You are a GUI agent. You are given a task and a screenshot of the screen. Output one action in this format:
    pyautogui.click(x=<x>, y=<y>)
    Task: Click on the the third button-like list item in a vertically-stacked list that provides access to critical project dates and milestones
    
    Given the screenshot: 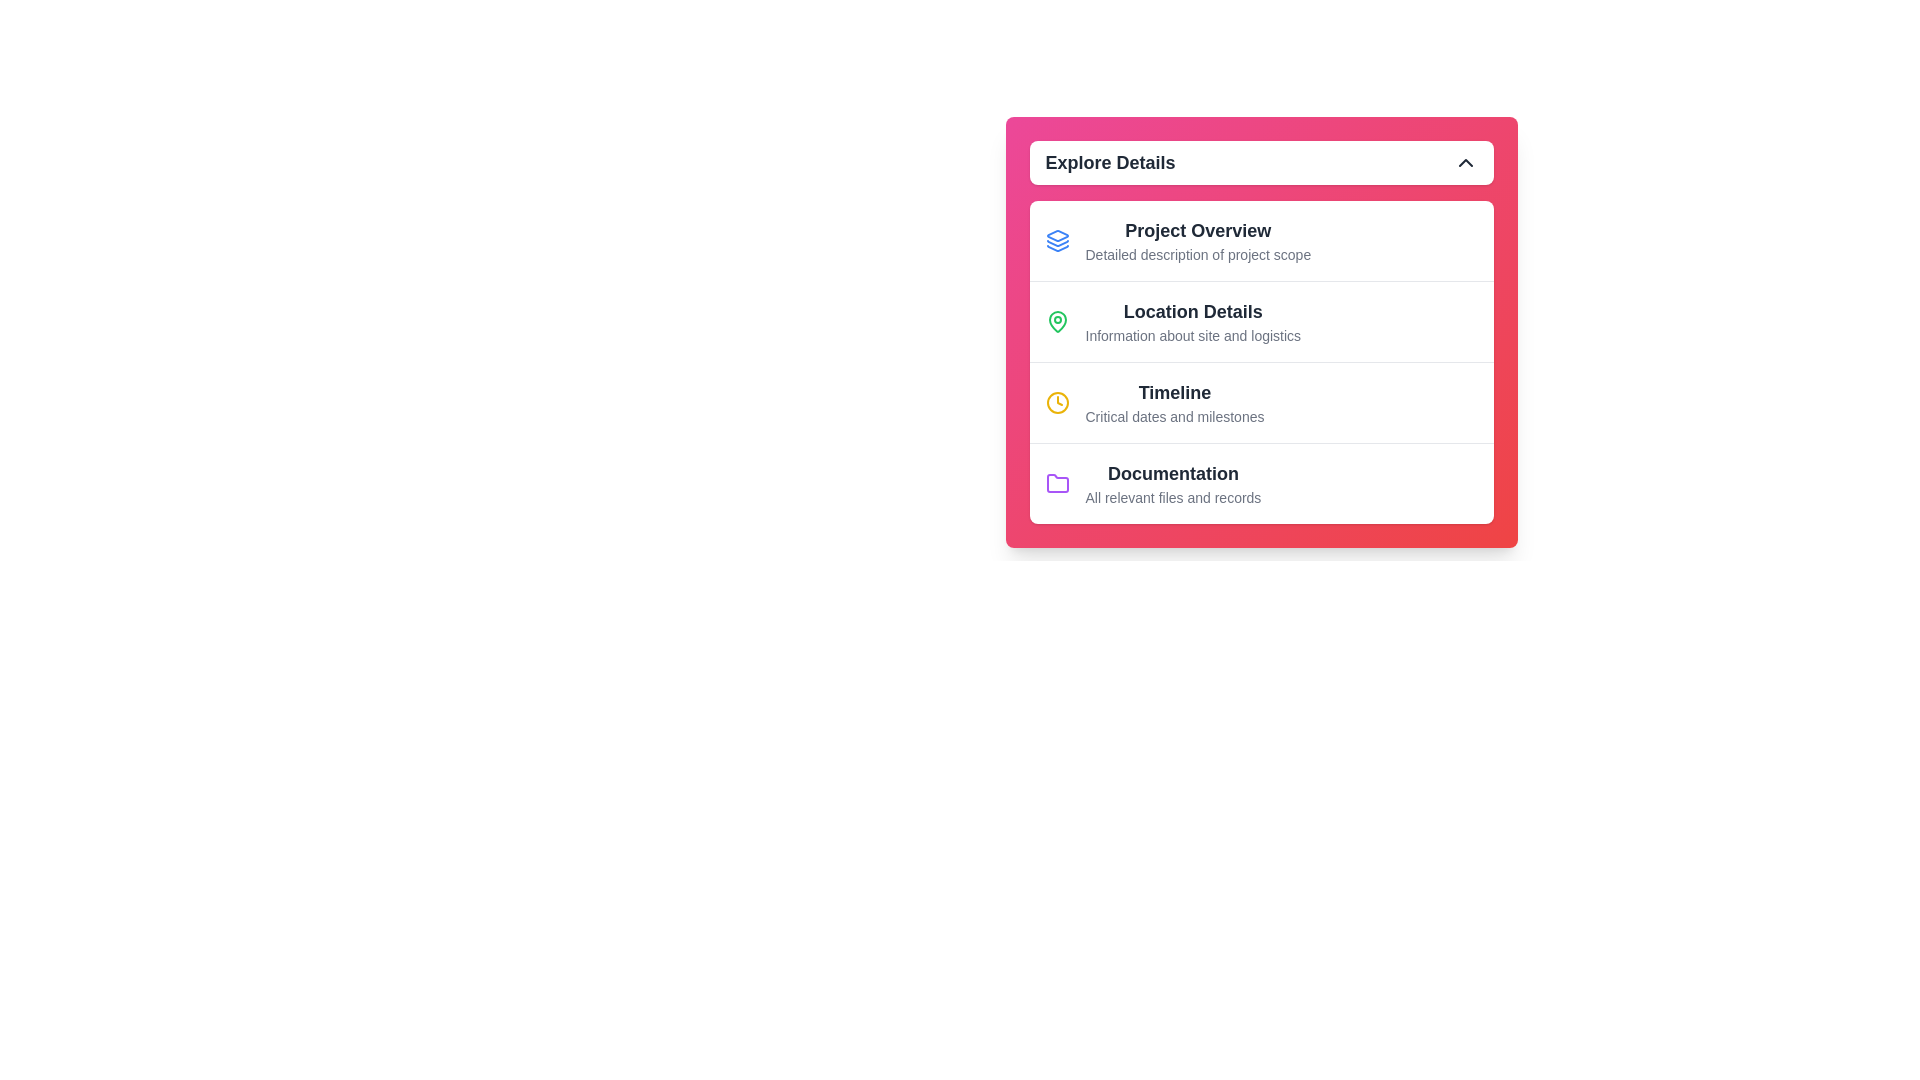 What is the action you would take?
    pyautogui.click(x=1260, y=402)
    